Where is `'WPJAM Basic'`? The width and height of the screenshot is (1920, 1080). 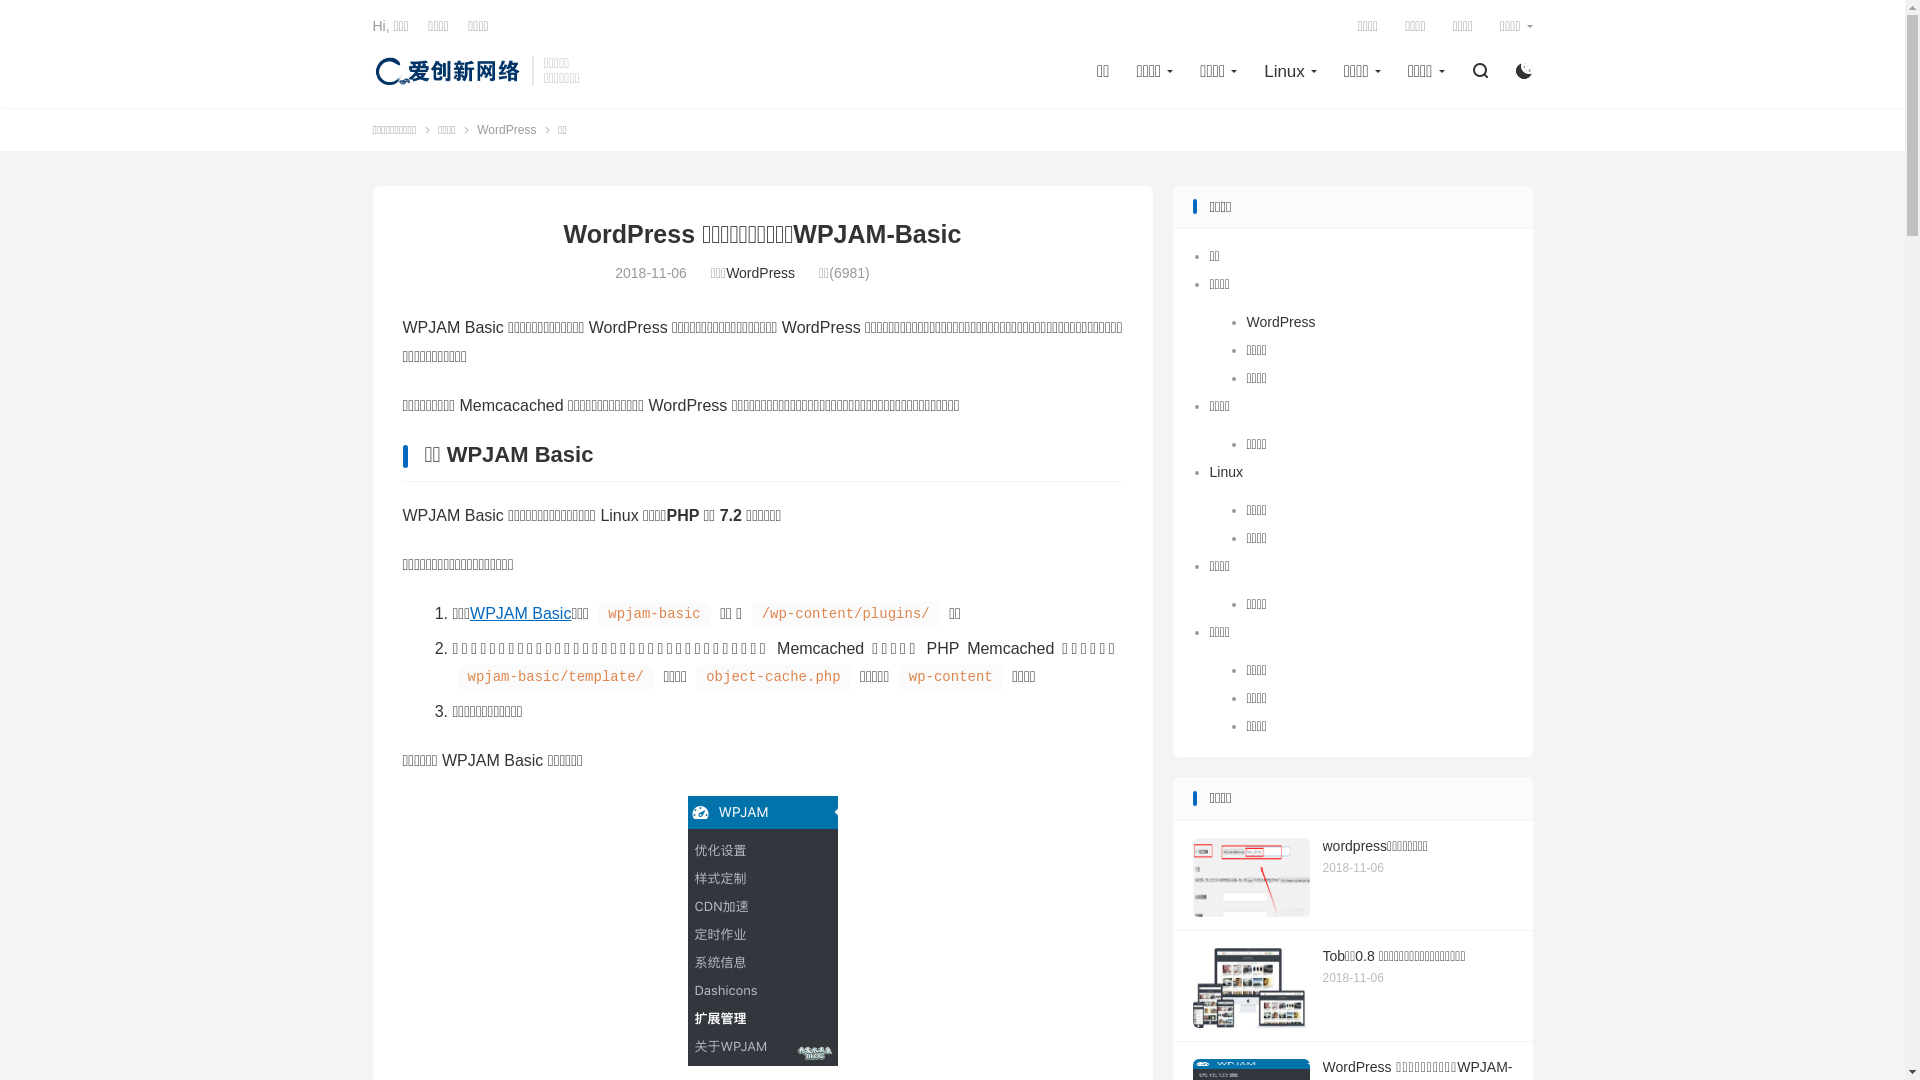
'WPJAM Basic' is located at coordinates (520, 612).